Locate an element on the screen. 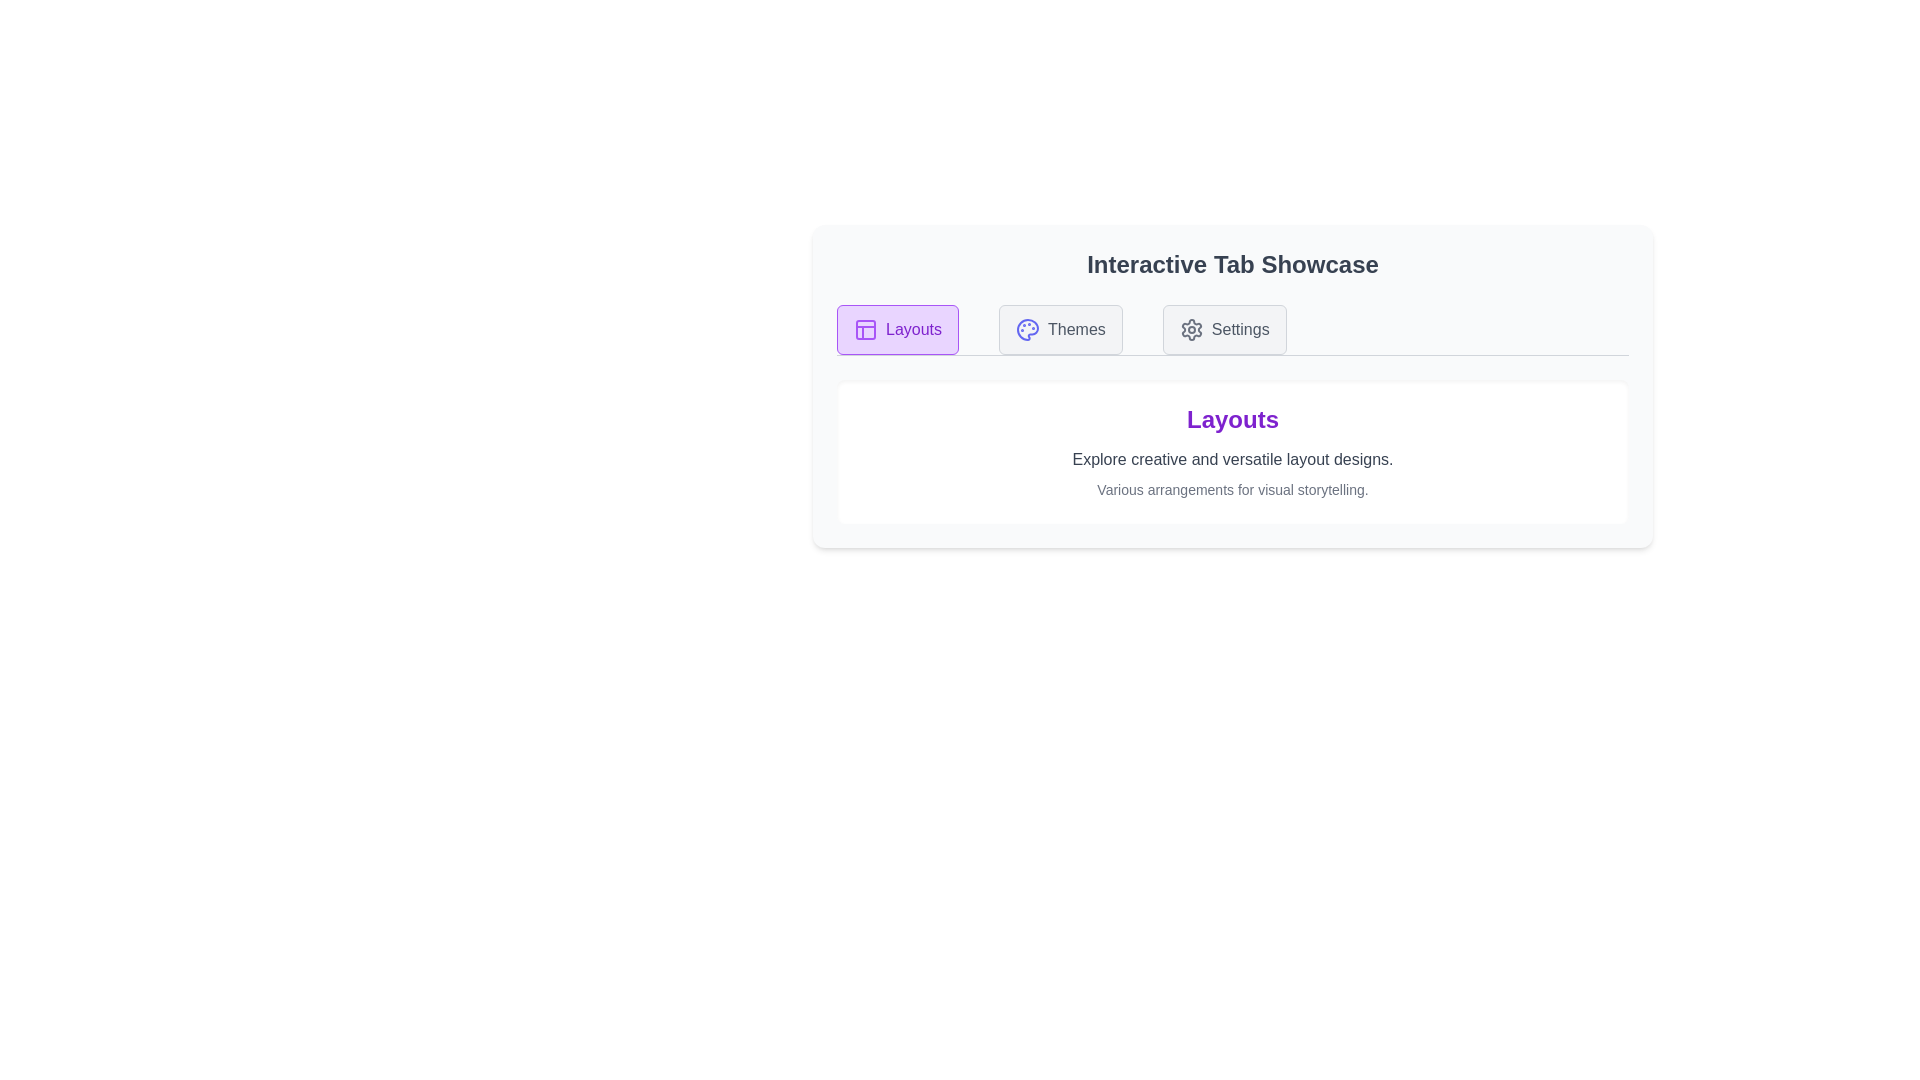 The image size is (1920, 1080). the Layouts tab is located at coordinates (896, 329).